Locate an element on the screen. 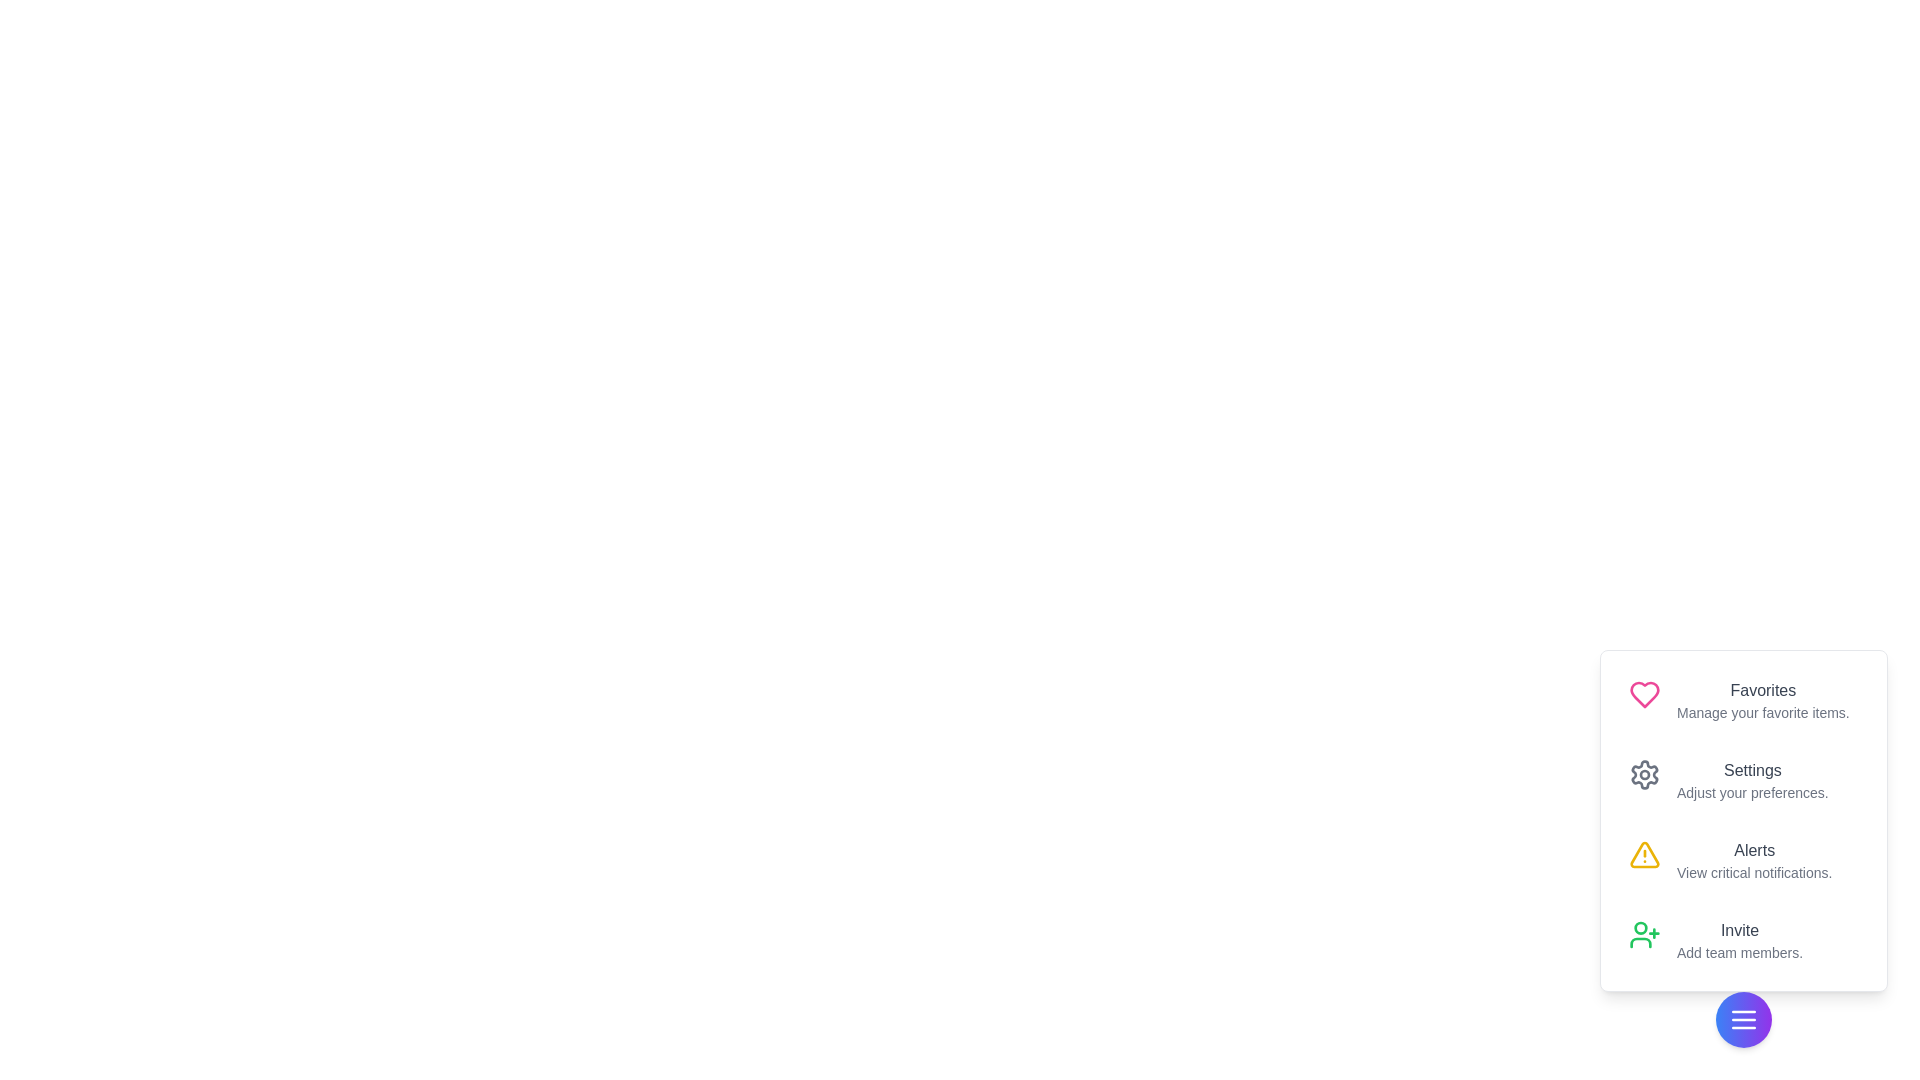  the button at the bottom right corner to toggle the menu's visibility is located at coordinates (1742, 1019).